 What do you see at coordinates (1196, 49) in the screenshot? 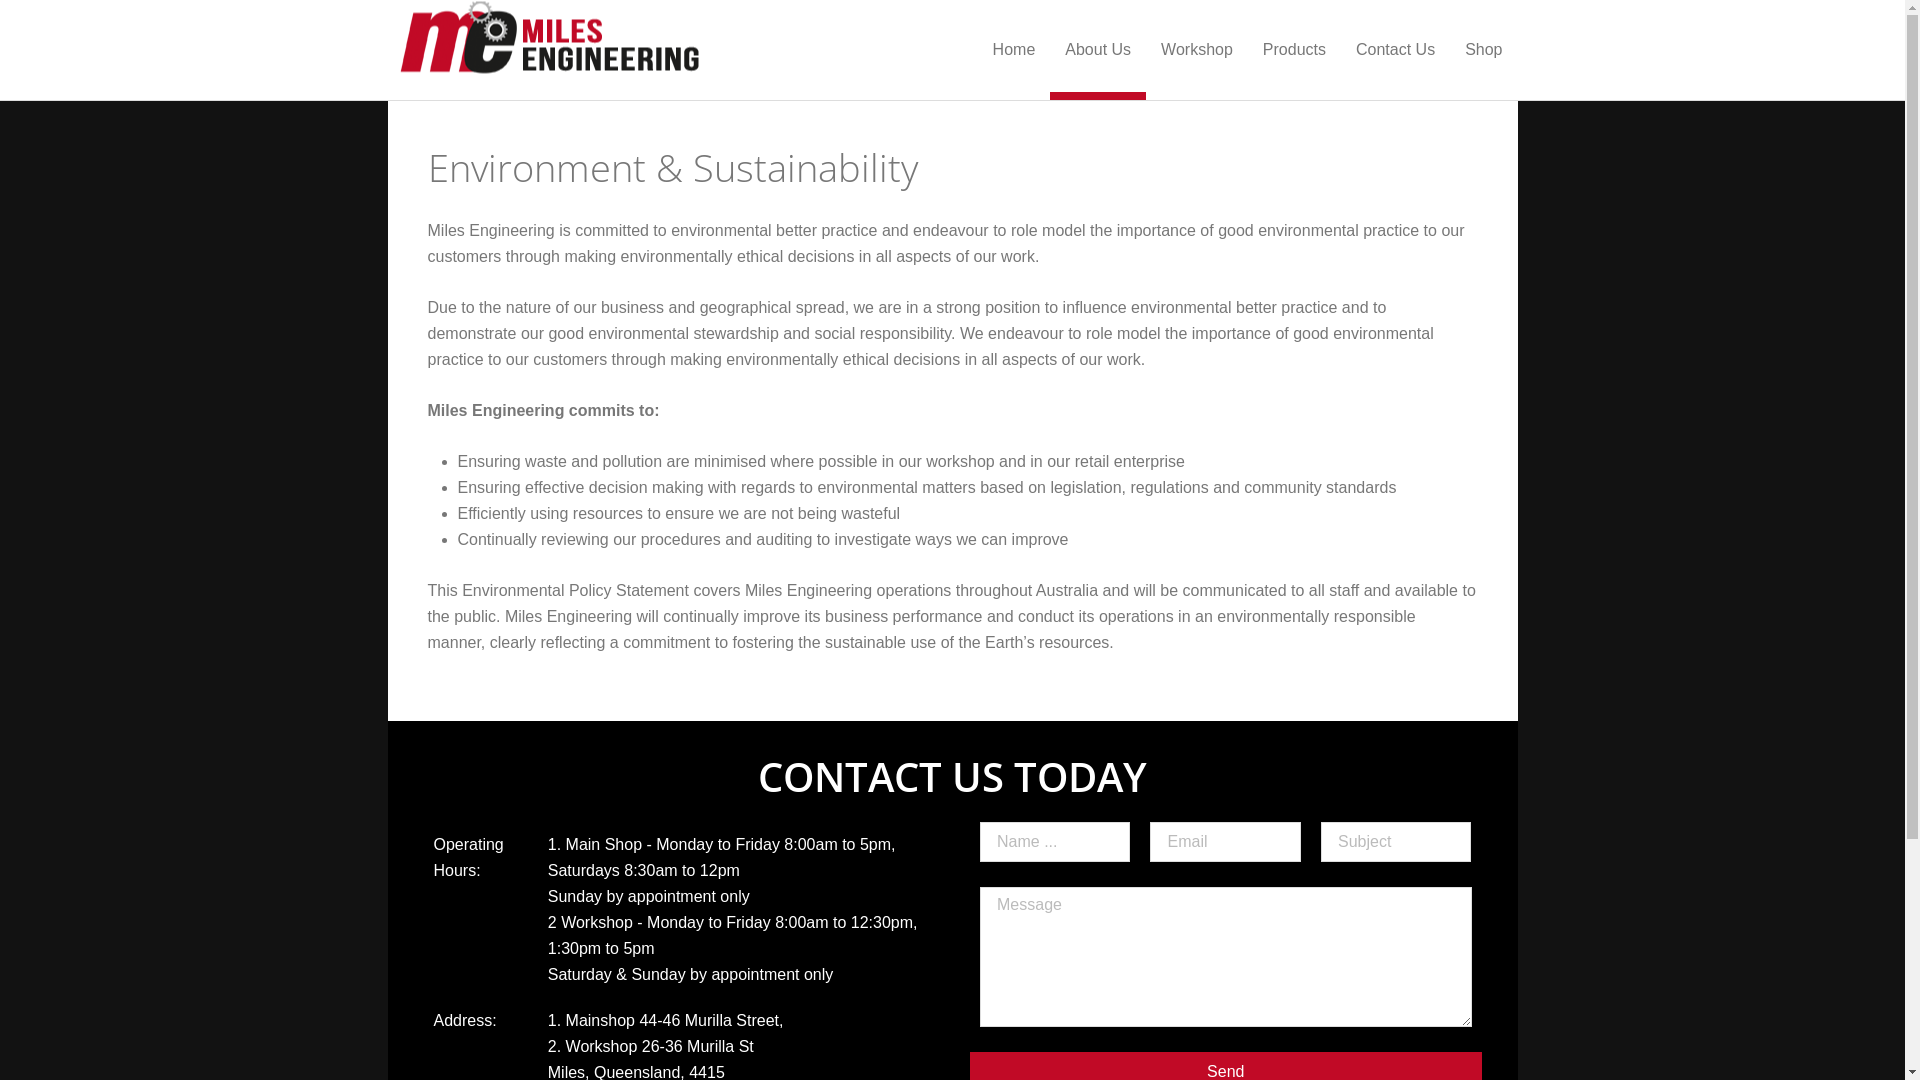
I see `'Workshop'` at bounding box center [1196, 49].